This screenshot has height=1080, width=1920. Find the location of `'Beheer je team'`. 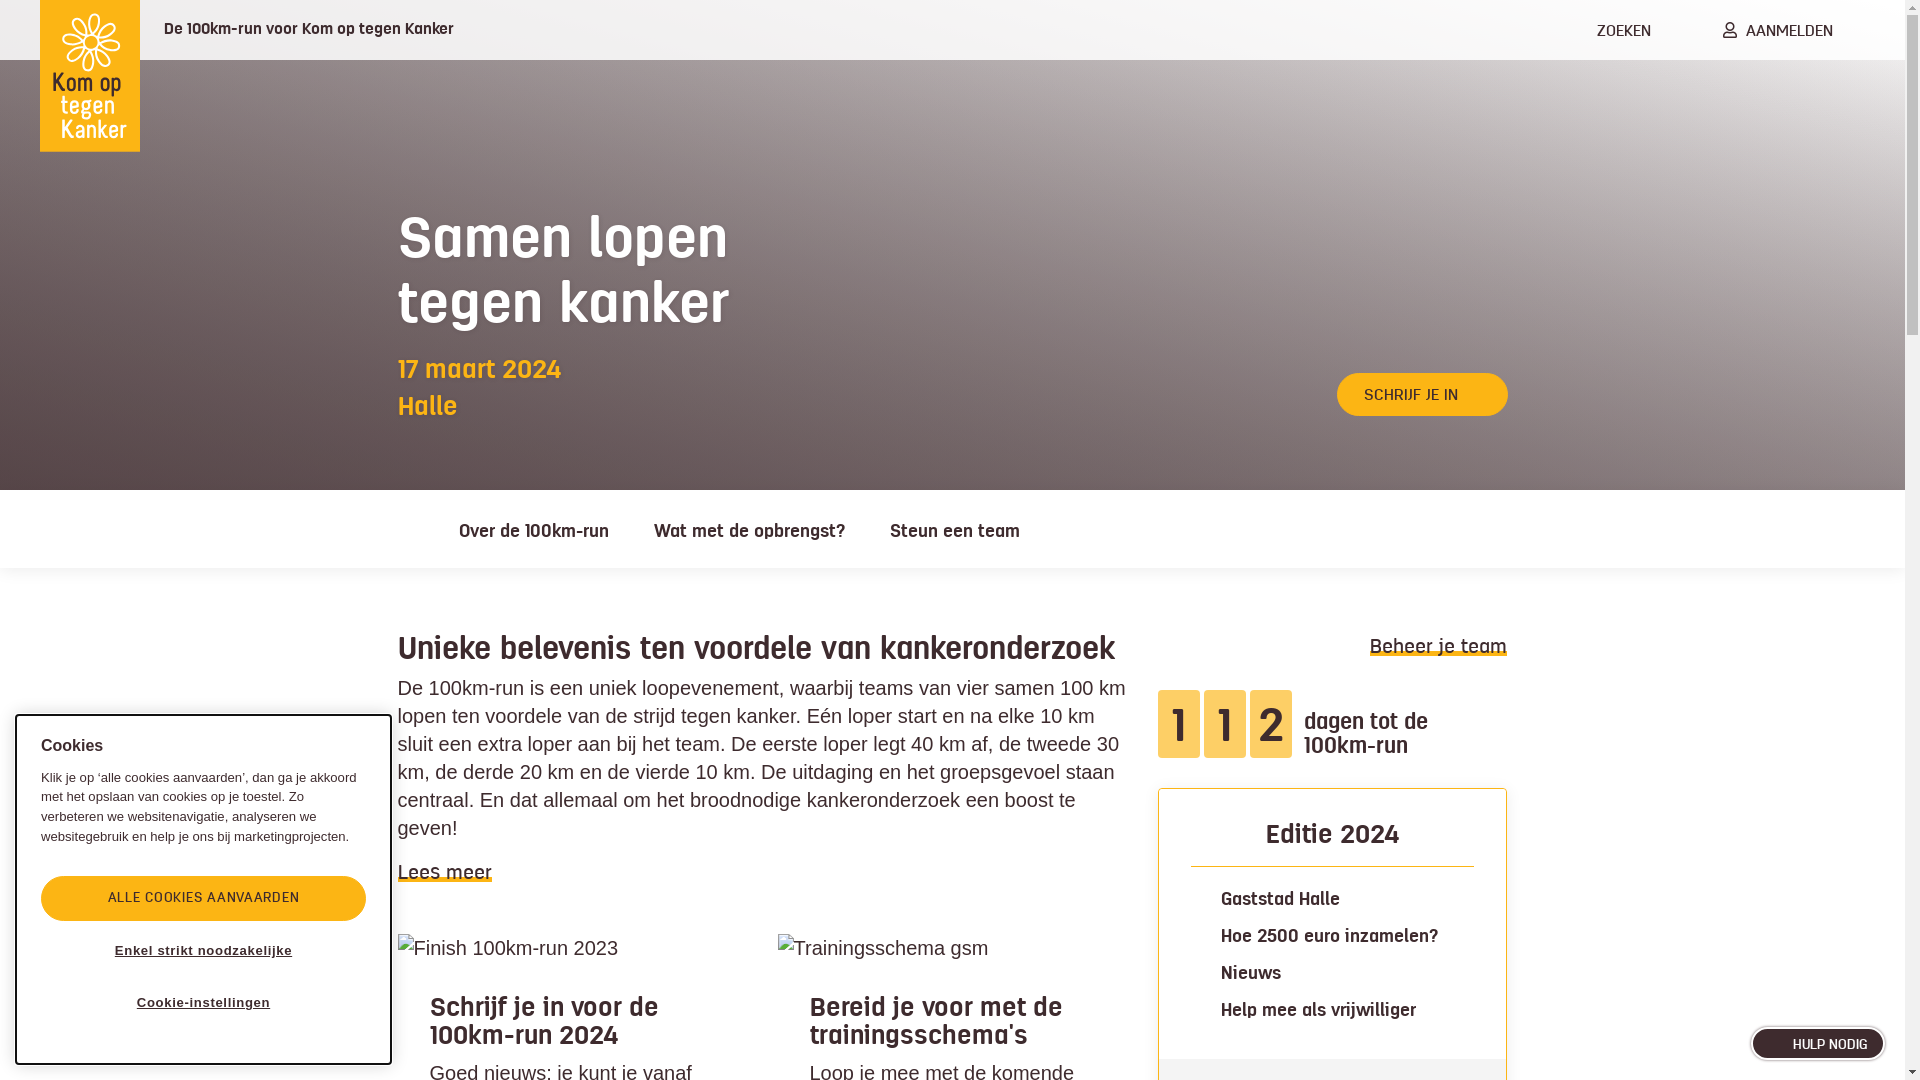

'Beheer je team' is located at coordinates (1437, 645).